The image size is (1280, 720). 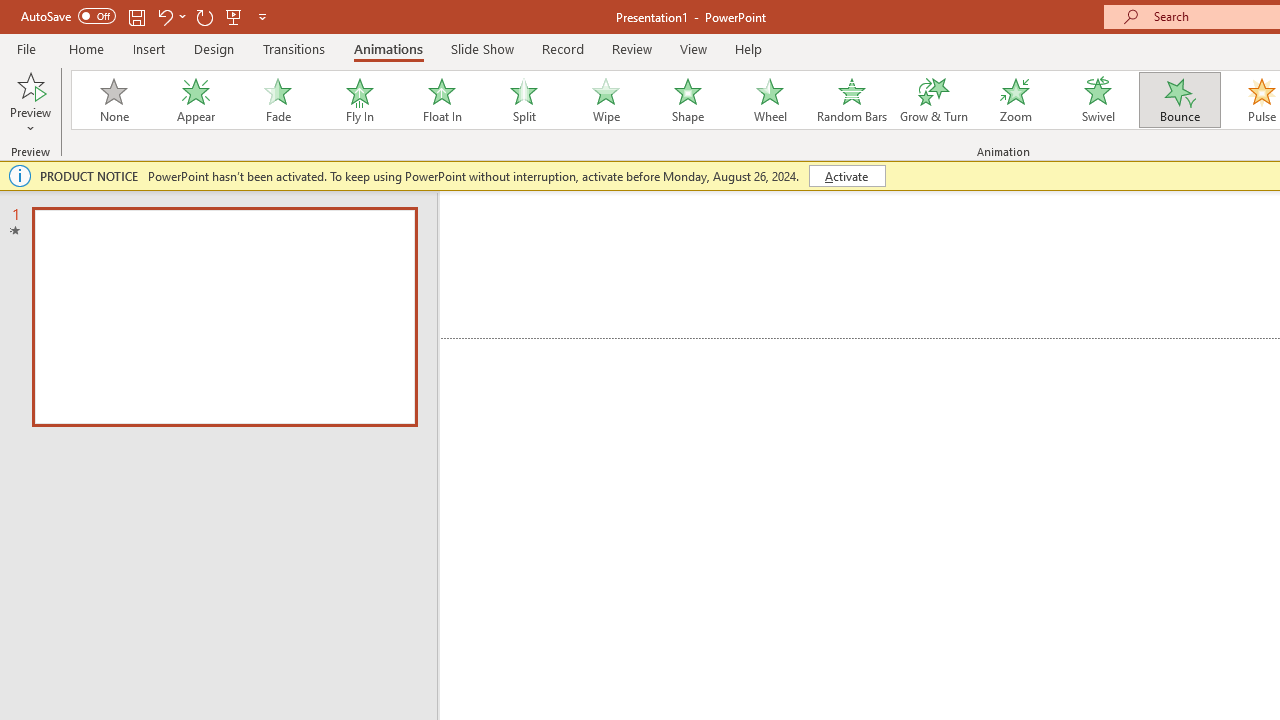 What do you see at coordinates (388, 48) in the screenshot?
I see `'Animations'` at bounding box center [388, 48].